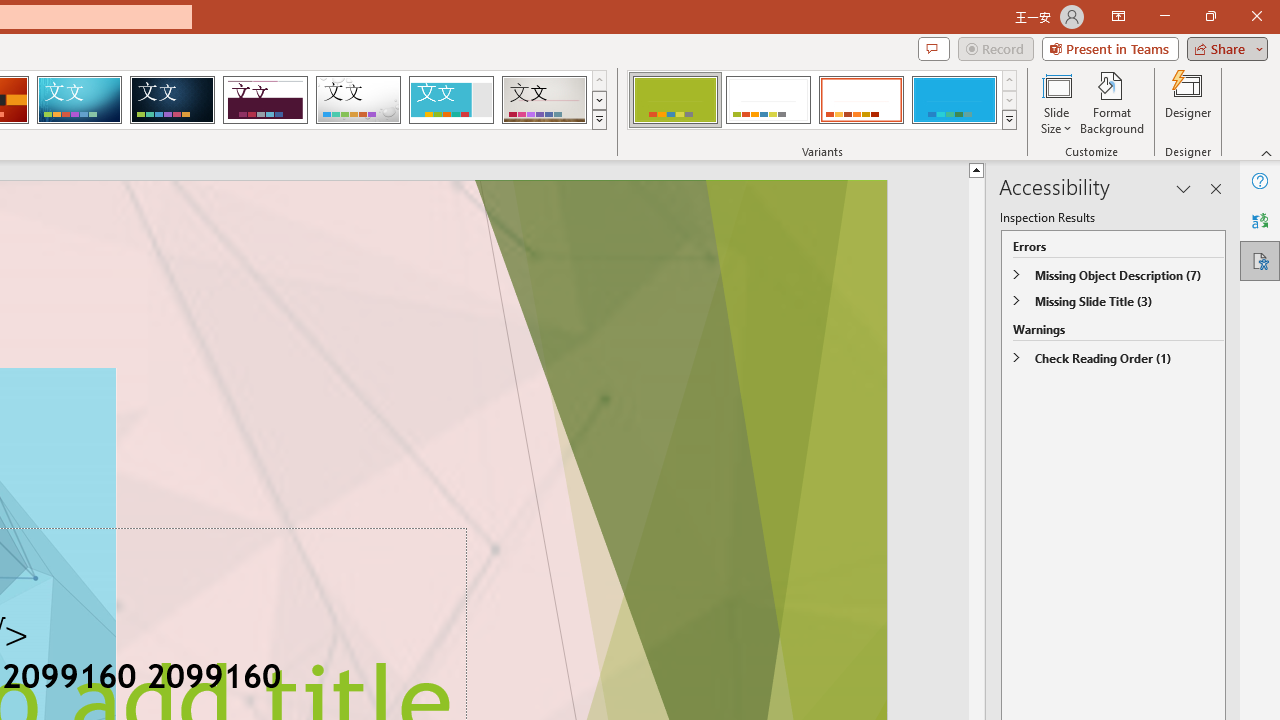 The height and width of the screenshot is (720, 1280). Describe the element at coordinates (953, 100) in the screenshot. I see `'Basis Variant 4'` at that location.